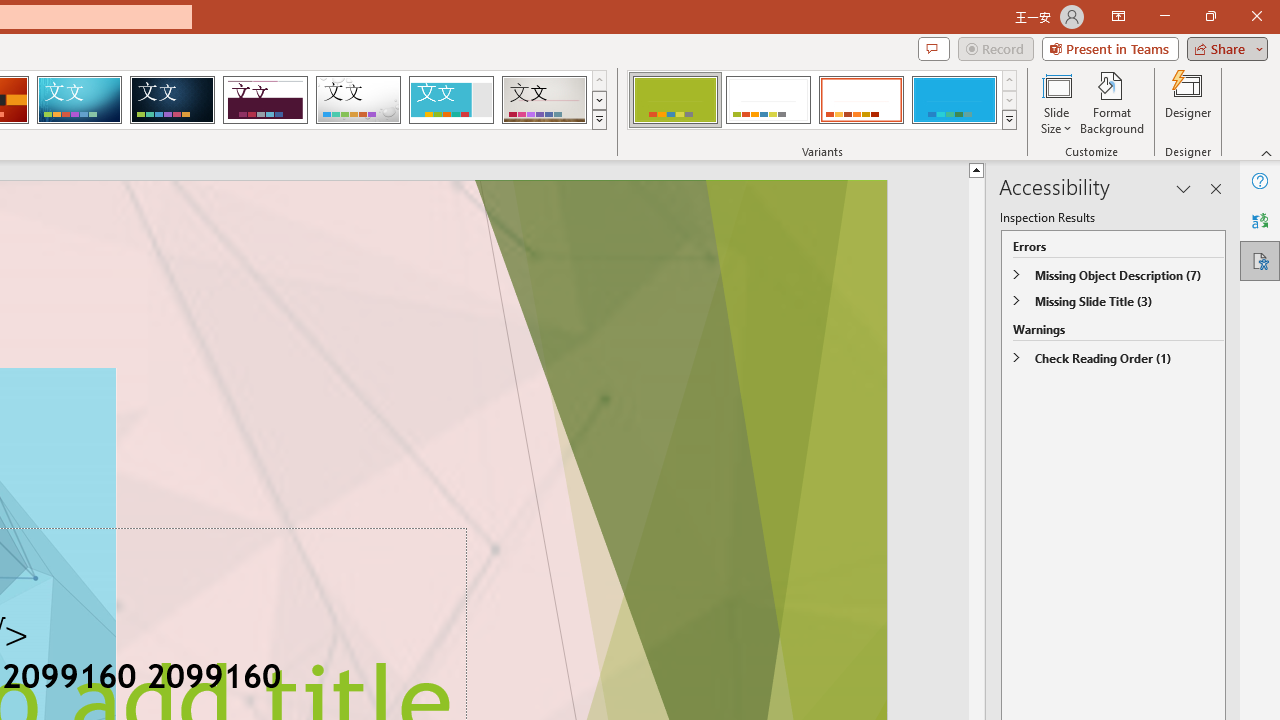 The height and width of the screenshot is (720, 1280). Describe the element at coordinates (953, 100) in the screenshot. I see `'Basis Variant 4'` at that location.